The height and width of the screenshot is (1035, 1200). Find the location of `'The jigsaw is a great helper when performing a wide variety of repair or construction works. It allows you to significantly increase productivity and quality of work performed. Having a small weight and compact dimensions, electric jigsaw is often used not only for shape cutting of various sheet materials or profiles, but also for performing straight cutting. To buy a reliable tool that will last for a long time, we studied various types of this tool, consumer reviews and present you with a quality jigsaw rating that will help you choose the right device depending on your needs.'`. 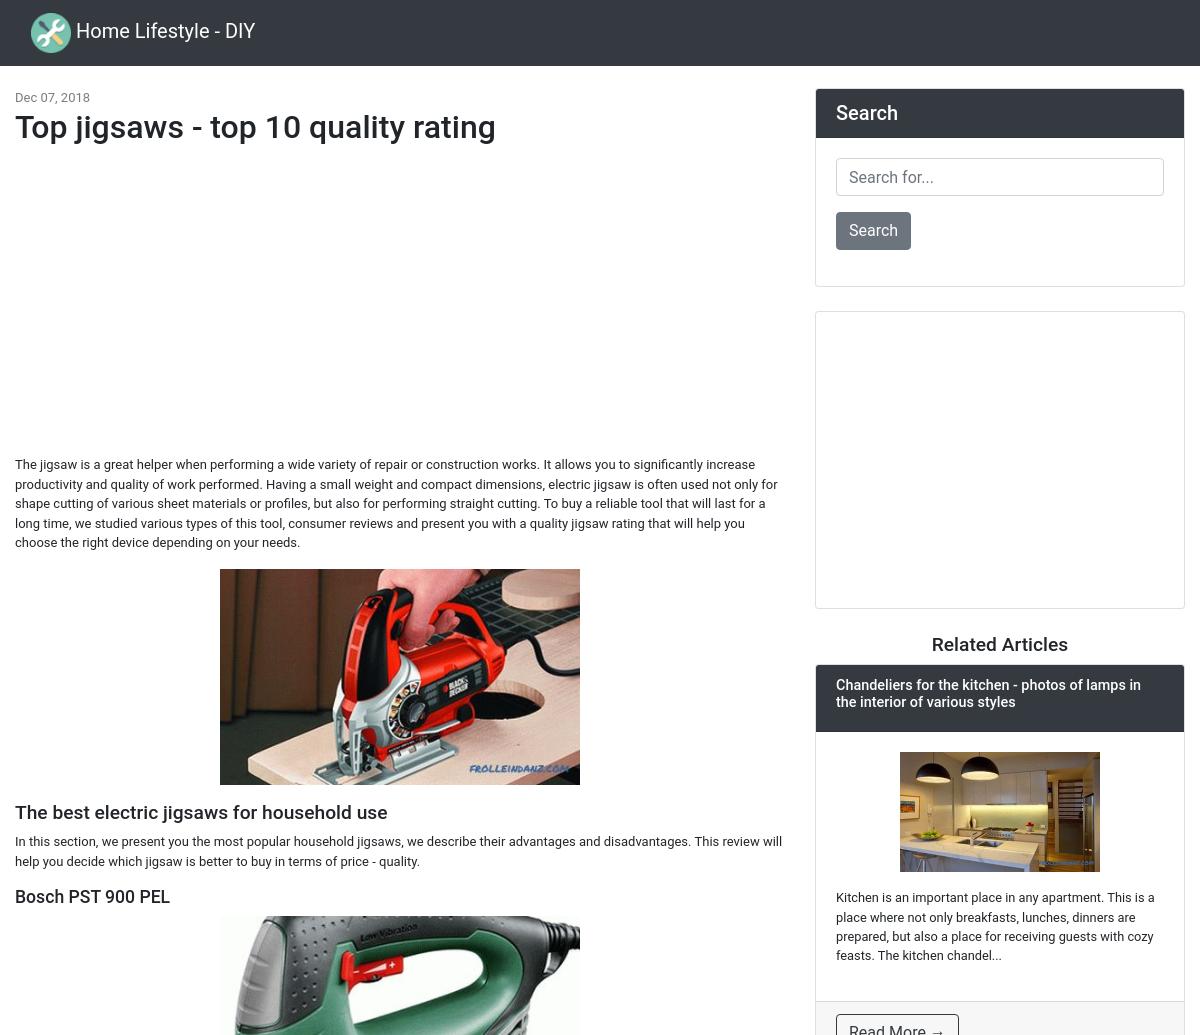

'The jigsaw is a great helper when performing a wide variety of repair or construction works. It allows you to significantly increase productivity and quality of work performed. Having a small weight and compact dimensions, electric jigsaw is often used not only for shape cutting of various sheet materials or profiles, but also for performing straight cutting. To buy a reliable tool that will last for a long time, we studied various types of this tool, consumer reviews and present you with a quality jigsaw rating that will help you choose the right device depending on your needs.' is located at coordinates (396, 503).